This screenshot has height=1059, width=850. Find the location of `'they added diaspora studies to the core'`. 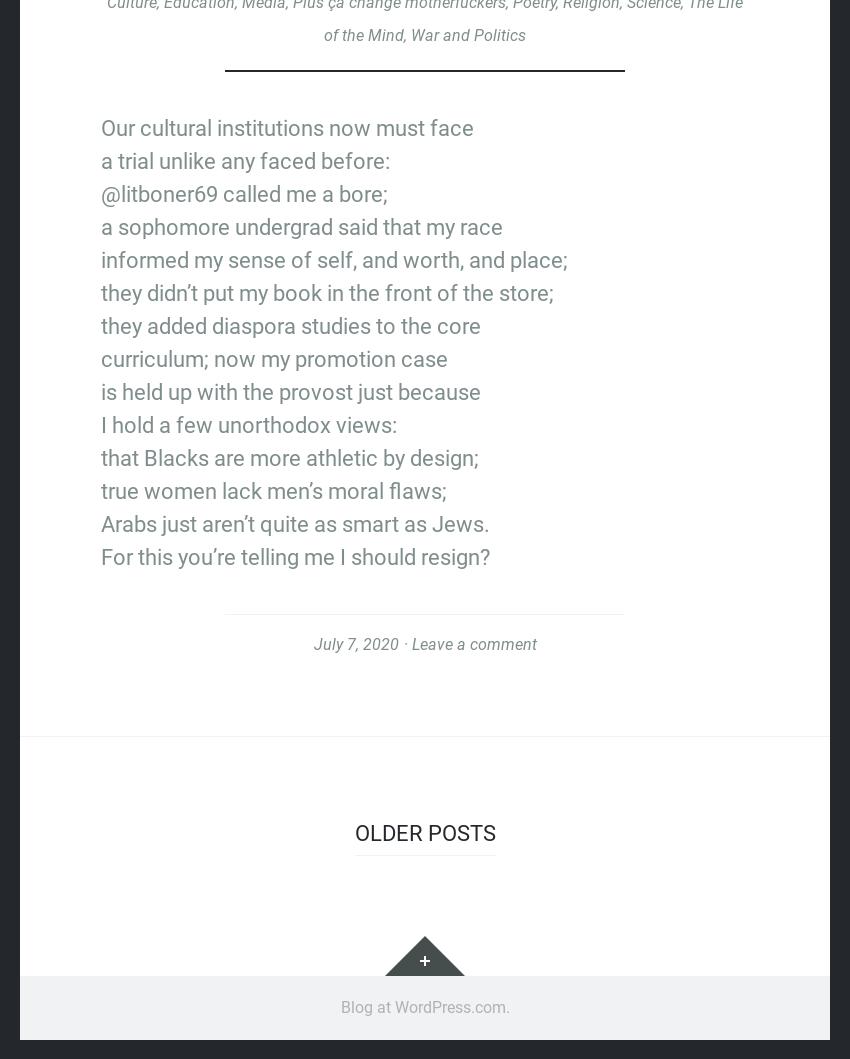

'they added diaspora studies to the core' is located at coordinates (290, 324).